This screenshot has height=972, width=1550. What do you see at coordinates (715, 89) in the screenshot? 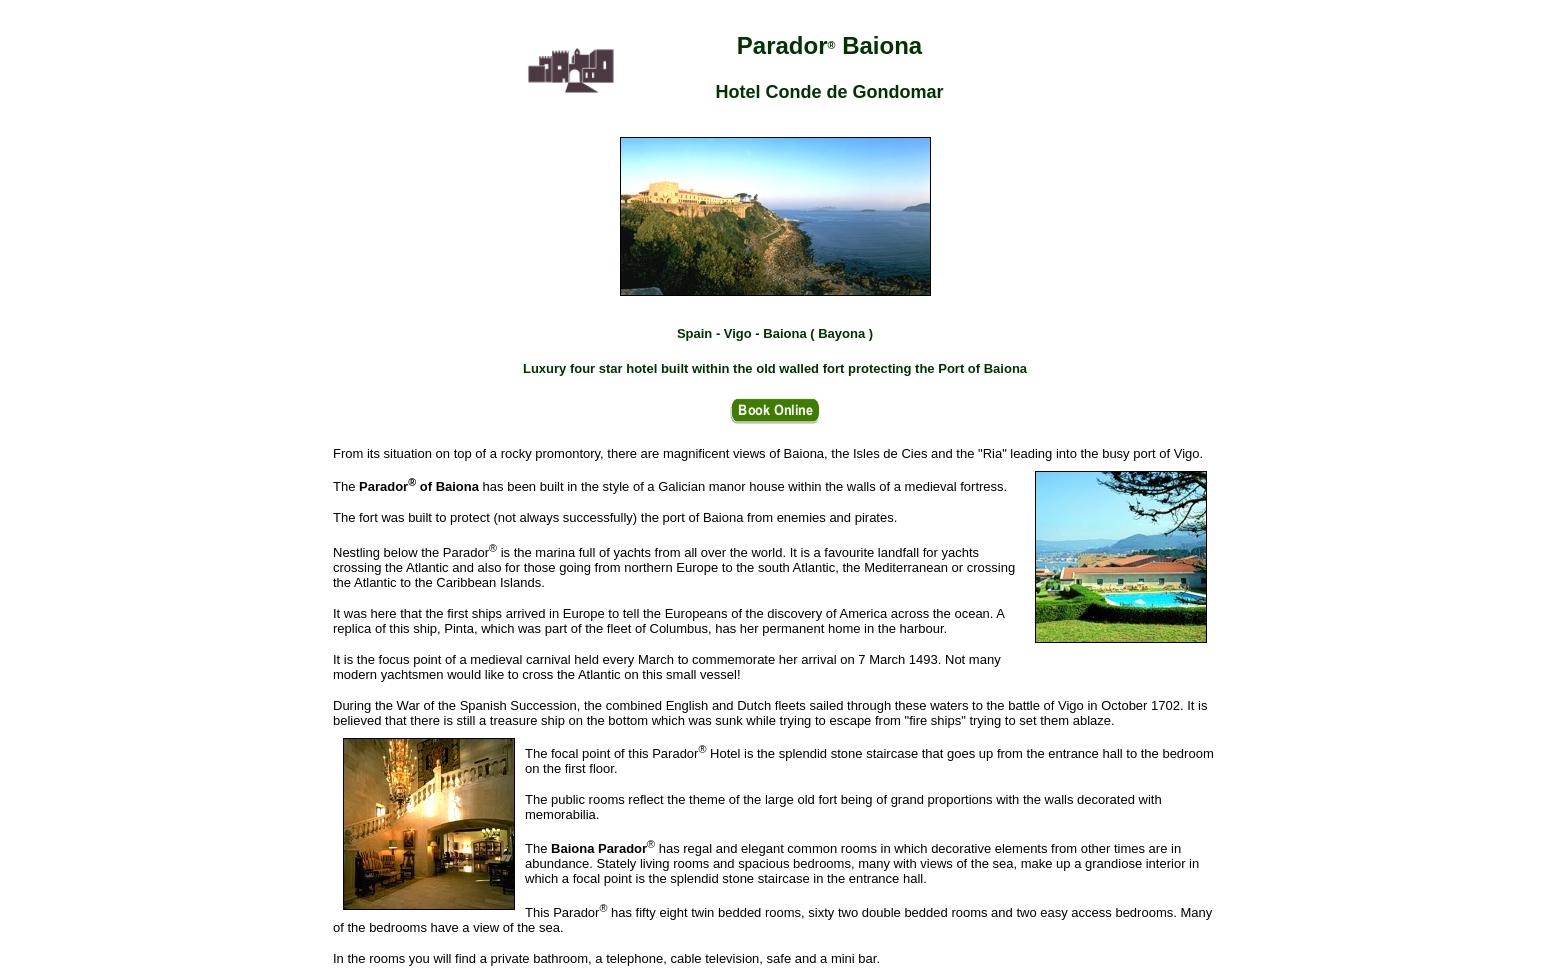
I see `'Hotel Conde de Gondomar'` at bounding box center [715, 89].